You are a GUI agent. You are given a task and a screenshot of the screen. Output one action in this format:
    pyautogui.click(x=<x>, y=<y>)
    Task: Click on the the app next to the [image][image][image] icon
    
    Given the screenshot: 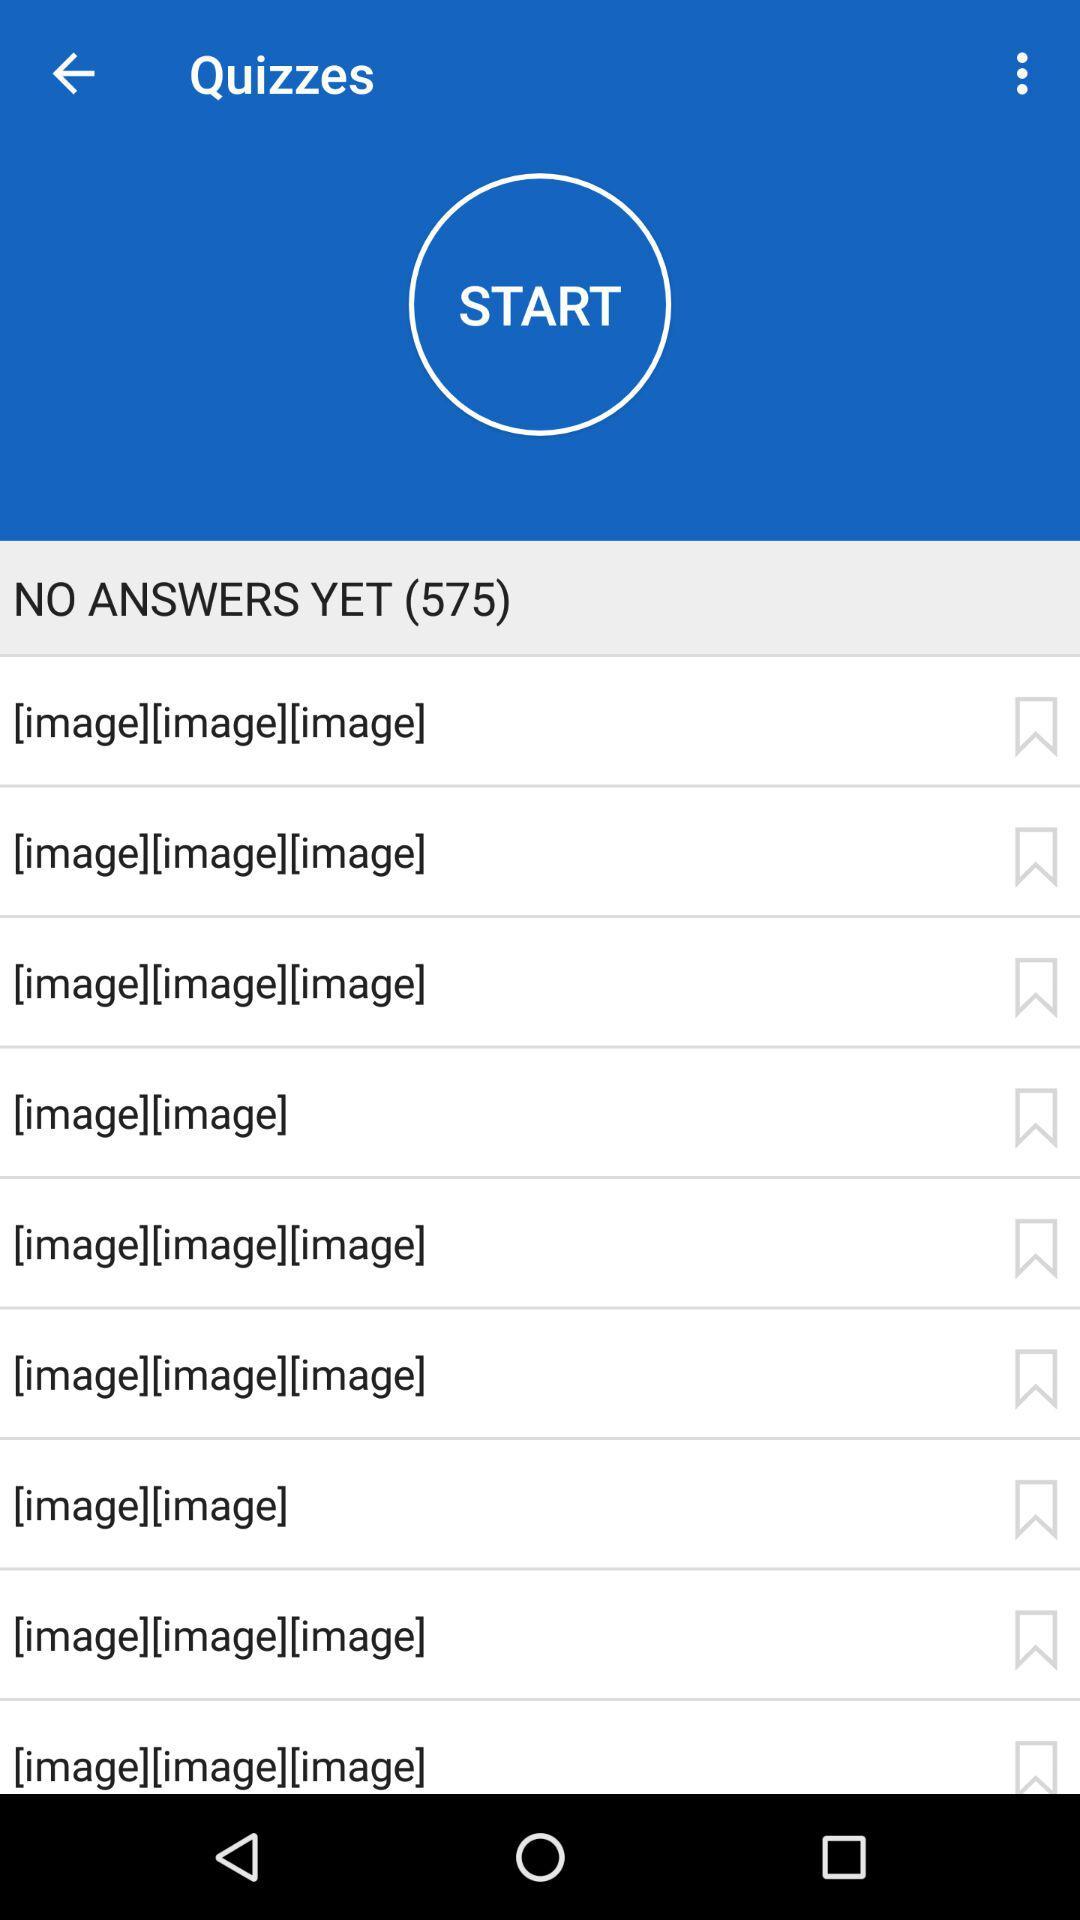 What is the action you would take?
    pyautogui.click(x=1035, y=988)
    